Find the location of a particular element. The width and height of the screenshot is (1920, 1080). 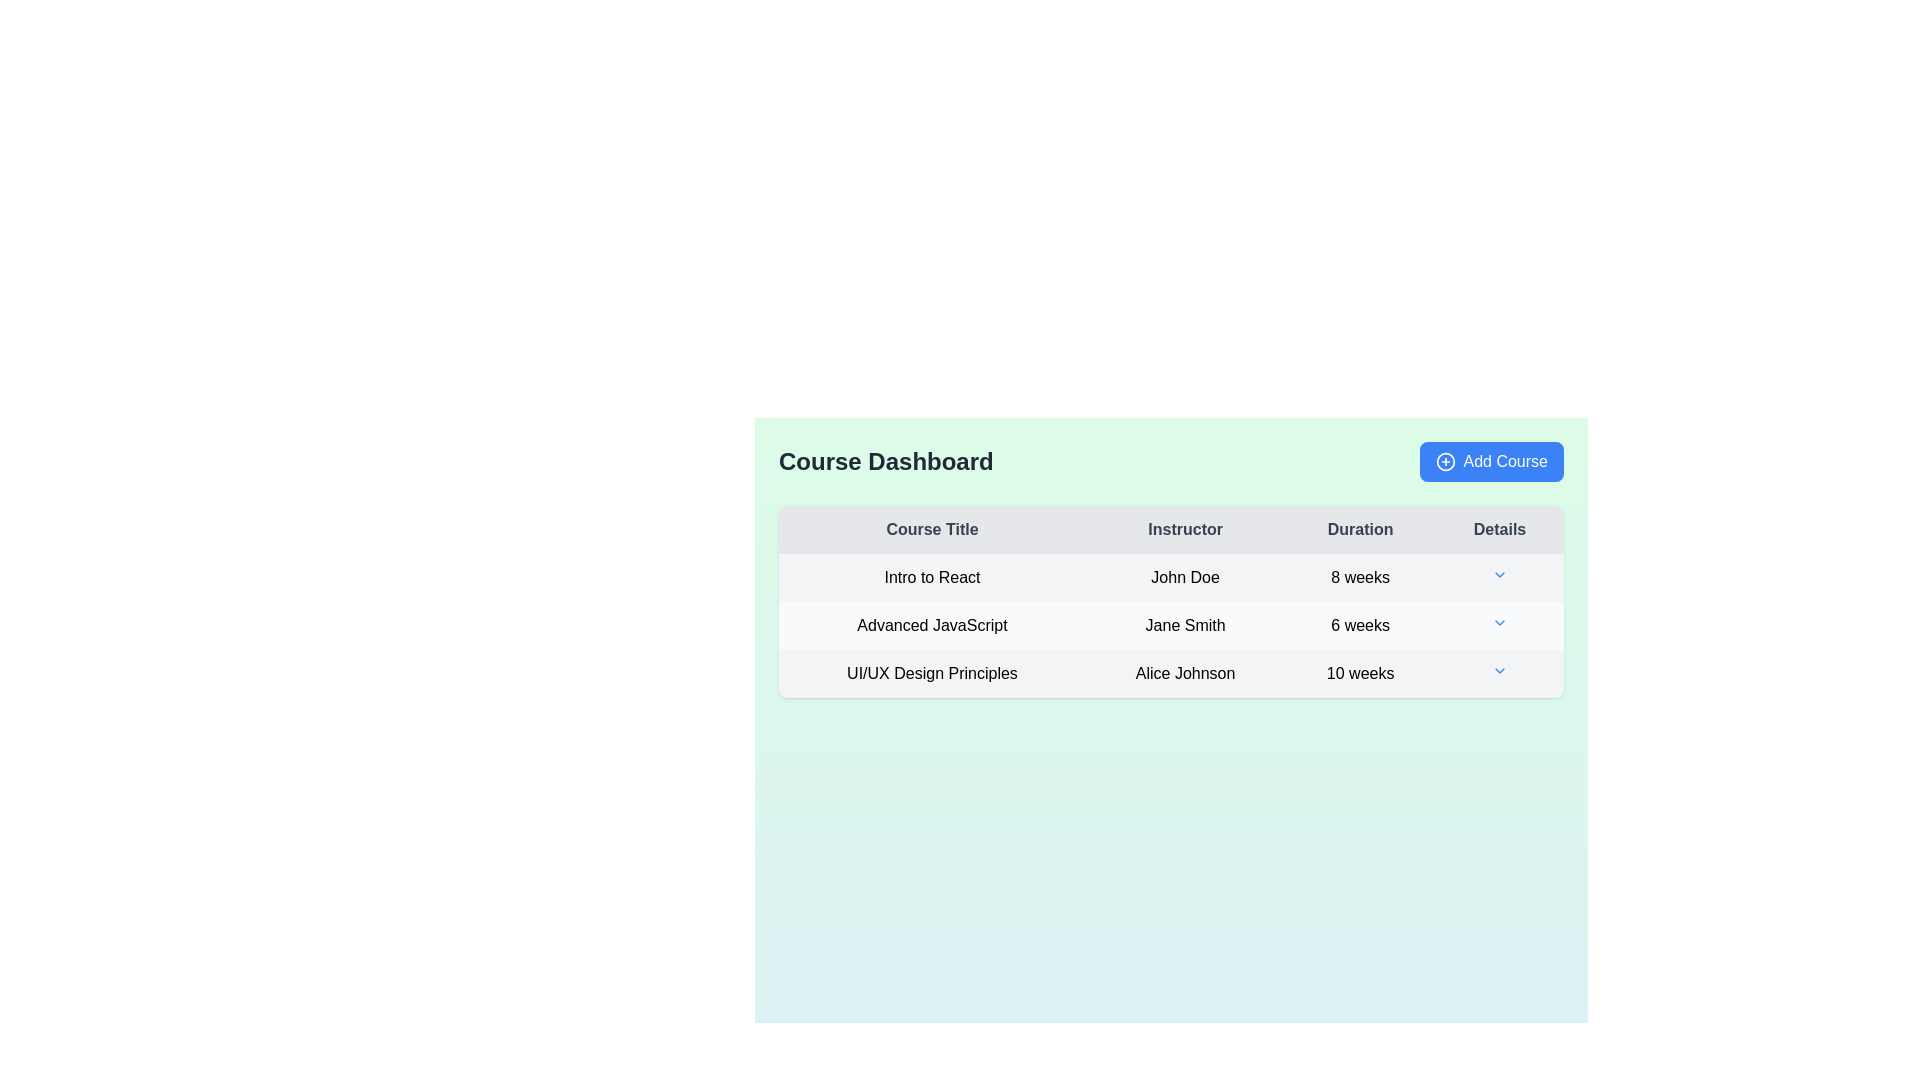

the Table Header Row containing the titles 'Course Title', 'Instructor', 'Duration', and 'Details', which is located at the top of the table with a light gray background is located at coordinates (1171, 528).